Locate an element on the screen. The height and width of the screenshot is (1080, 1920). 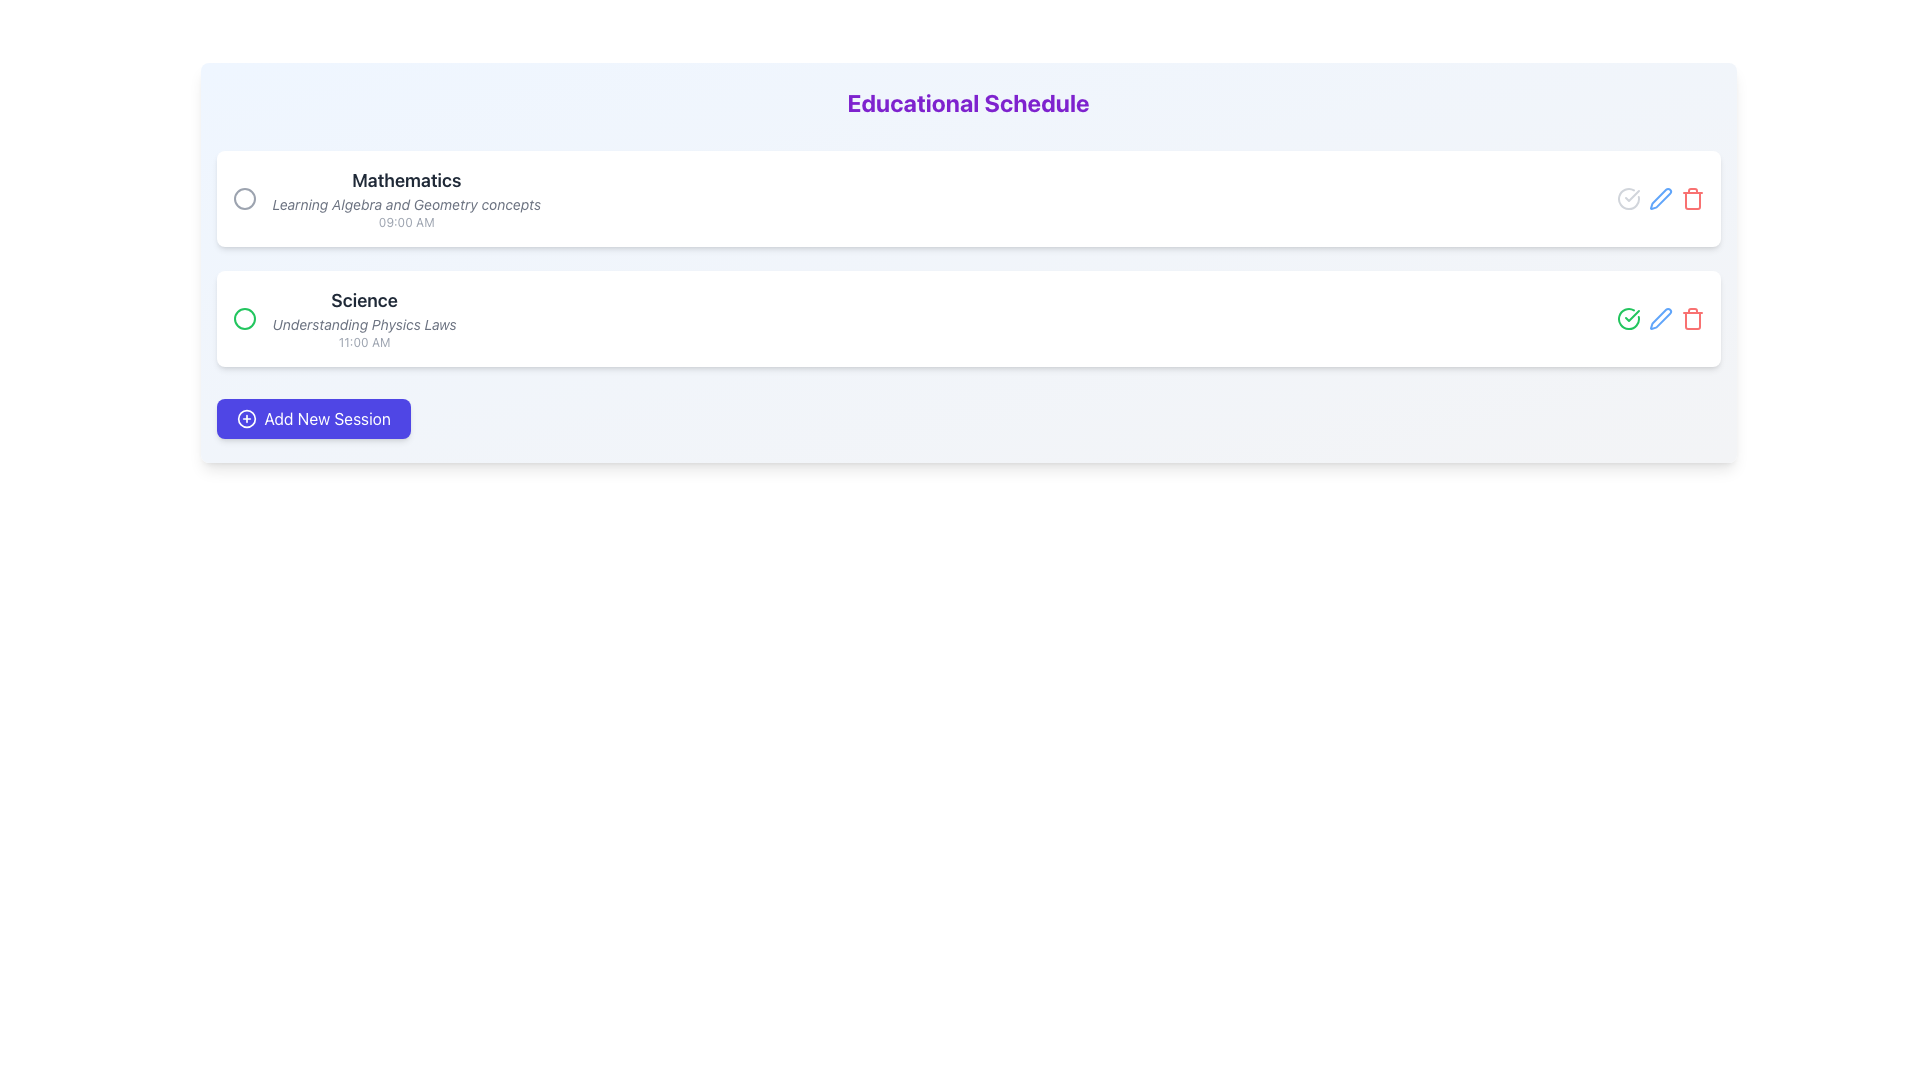
the 'Add New Session' button, which has a white plus icon on a vibrant indigo background, located centrally at the bottom of the layout is located at coordinates (312, 418).